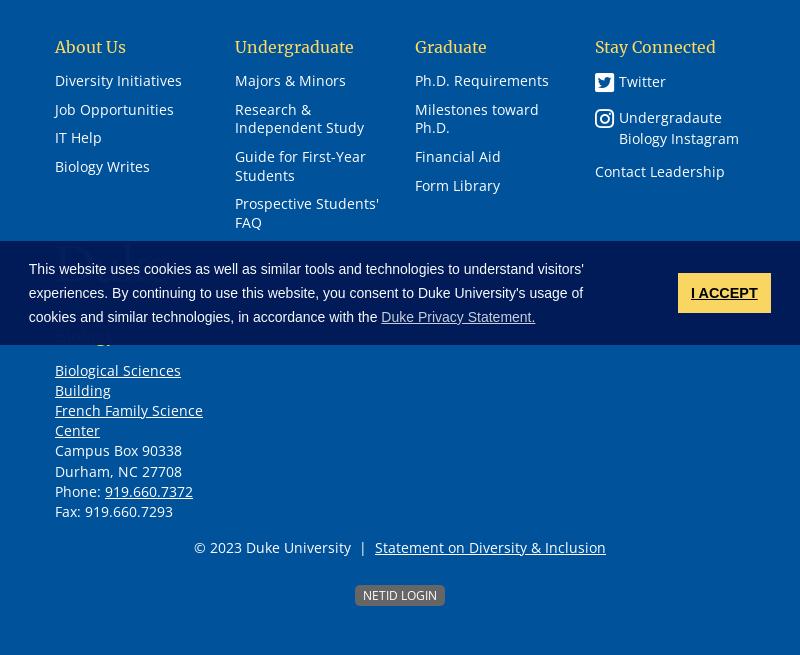 Image resolution: width=800 pixels, height=655 pixels. Describe the element at coordinates (619, 79) in the screenshot. I see `'Twitter'` at that location.